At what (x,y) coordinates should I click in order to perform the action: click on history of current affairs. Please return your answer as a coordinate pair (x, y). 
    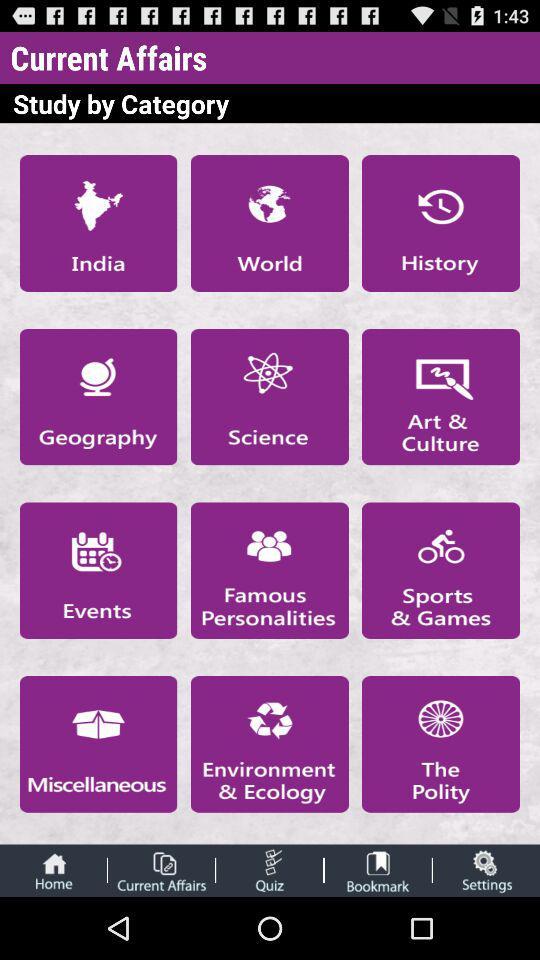
    Looking at the image, I should click on (441, 223).